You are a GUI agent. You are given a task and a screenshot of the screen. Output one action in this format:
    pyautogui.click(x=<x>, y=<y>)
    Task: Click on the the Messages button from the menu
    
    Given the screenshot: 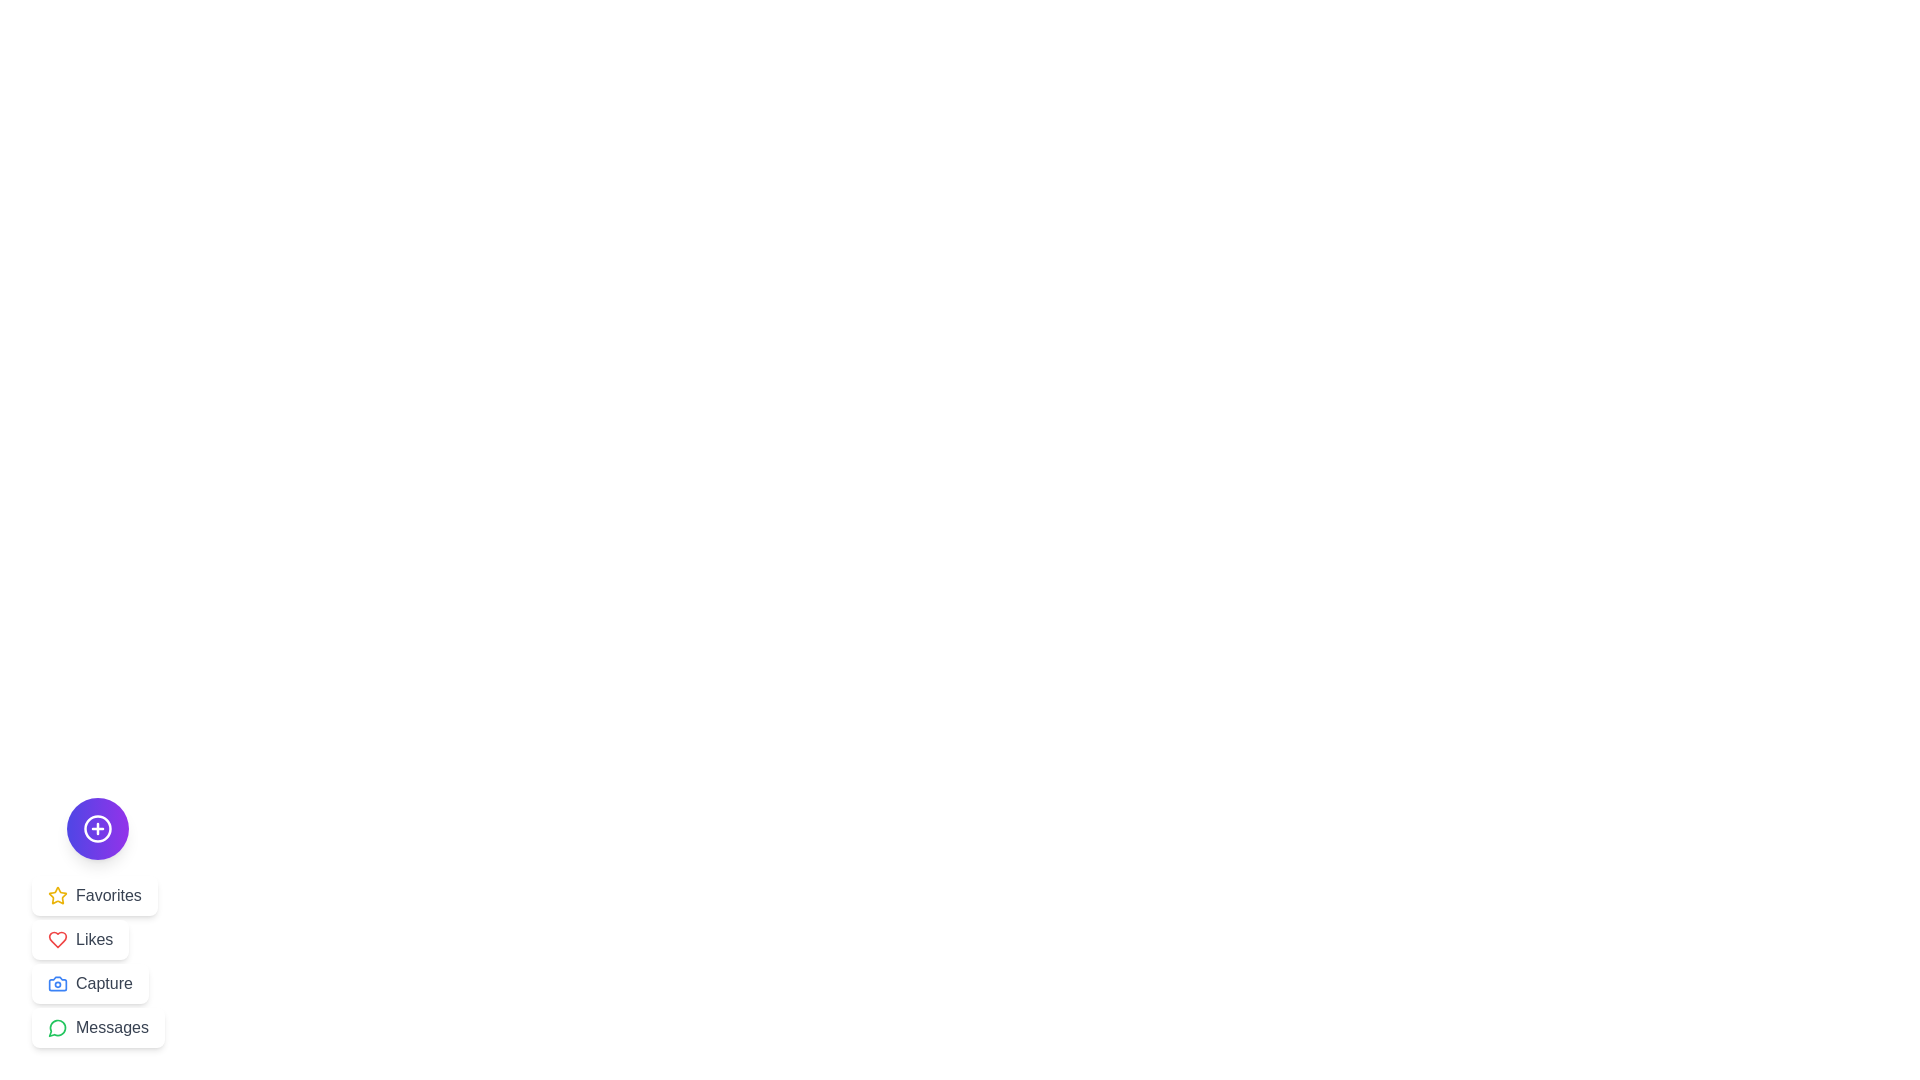 What is the action you would take?
    pyautogui.click(x=97, y=1028)
    